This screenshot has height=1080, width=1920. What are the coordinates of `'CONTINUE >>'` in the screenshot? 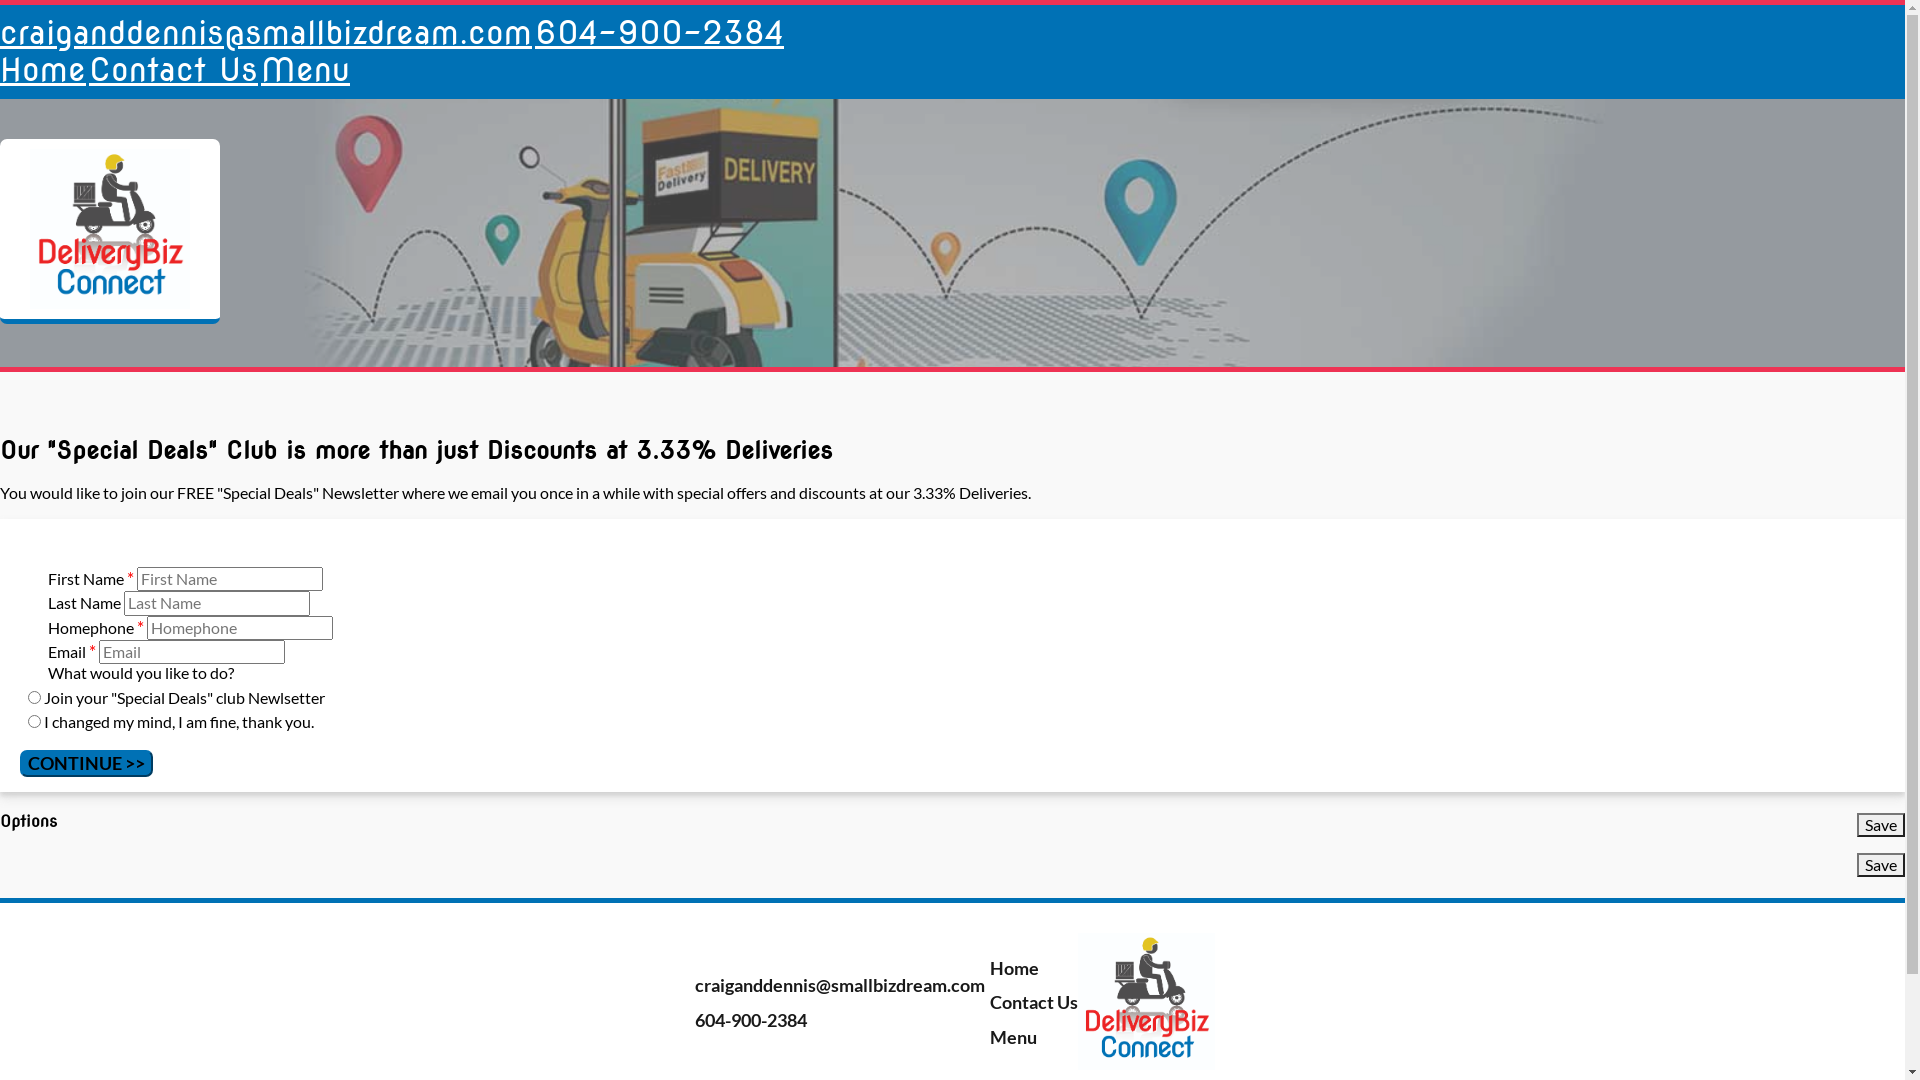 It's located at (85, 763).